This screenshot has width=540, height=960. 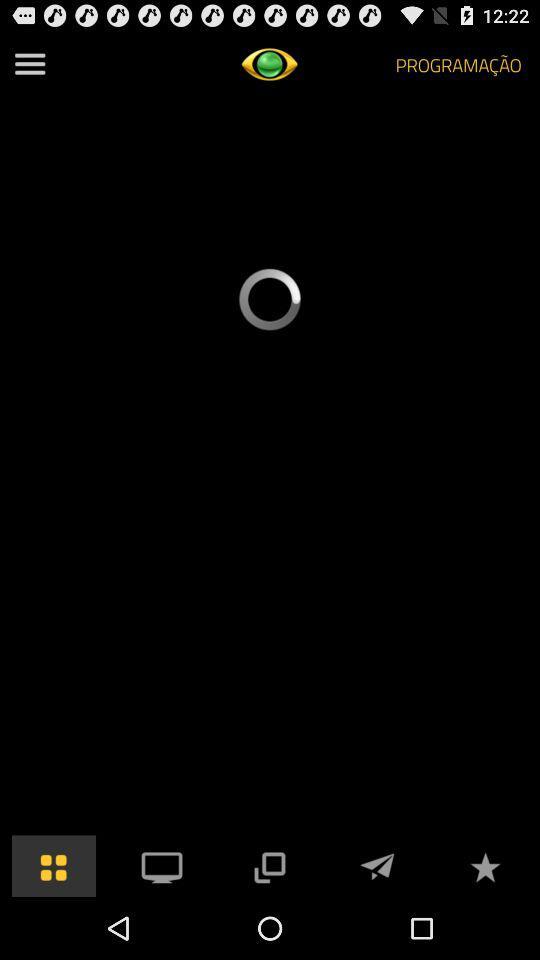 What do you see at coordinates (29, 64) in the screenshot?
I see `open menu` at bounding box center [29, 64].